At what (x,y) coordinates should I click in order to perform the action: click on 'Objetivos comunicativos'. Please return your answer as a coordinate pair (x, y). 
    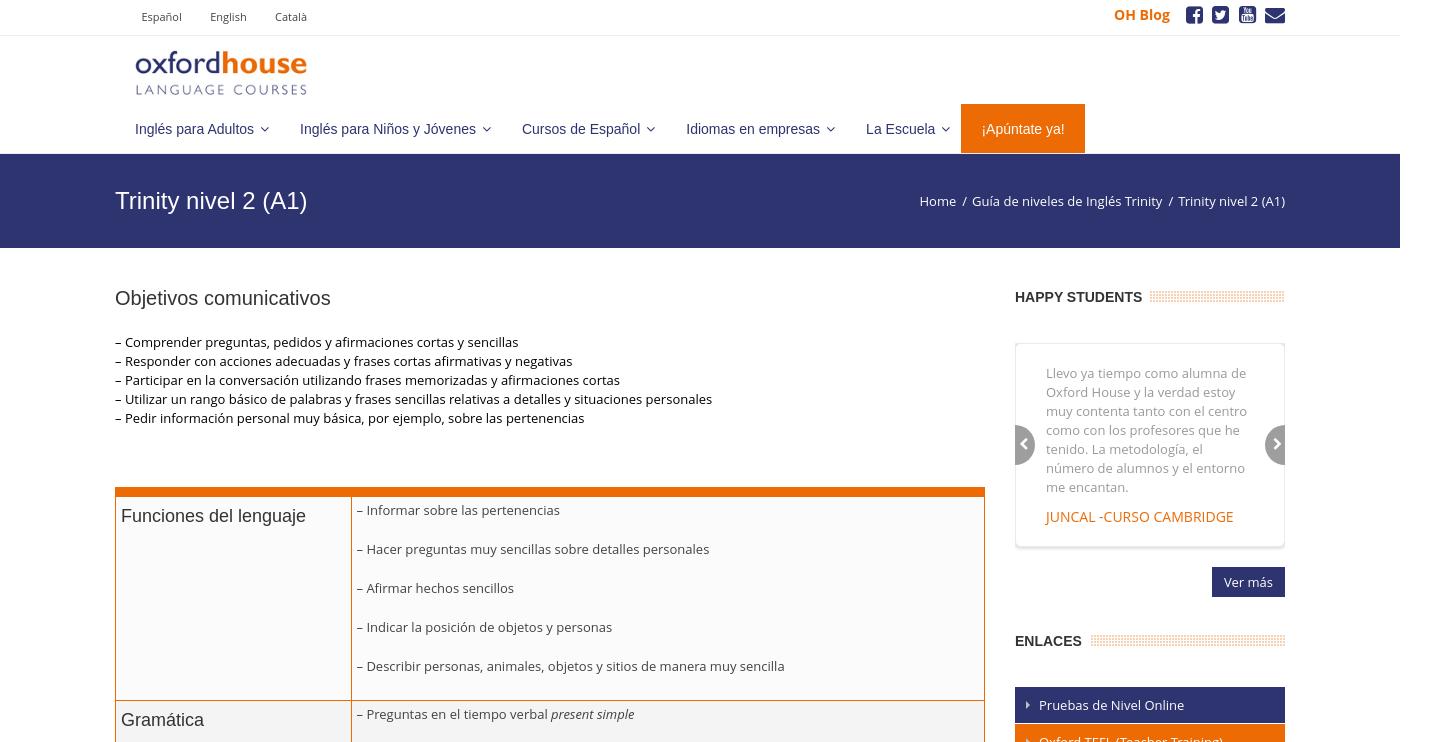
    Looking at the image, I should click on (221, 297).